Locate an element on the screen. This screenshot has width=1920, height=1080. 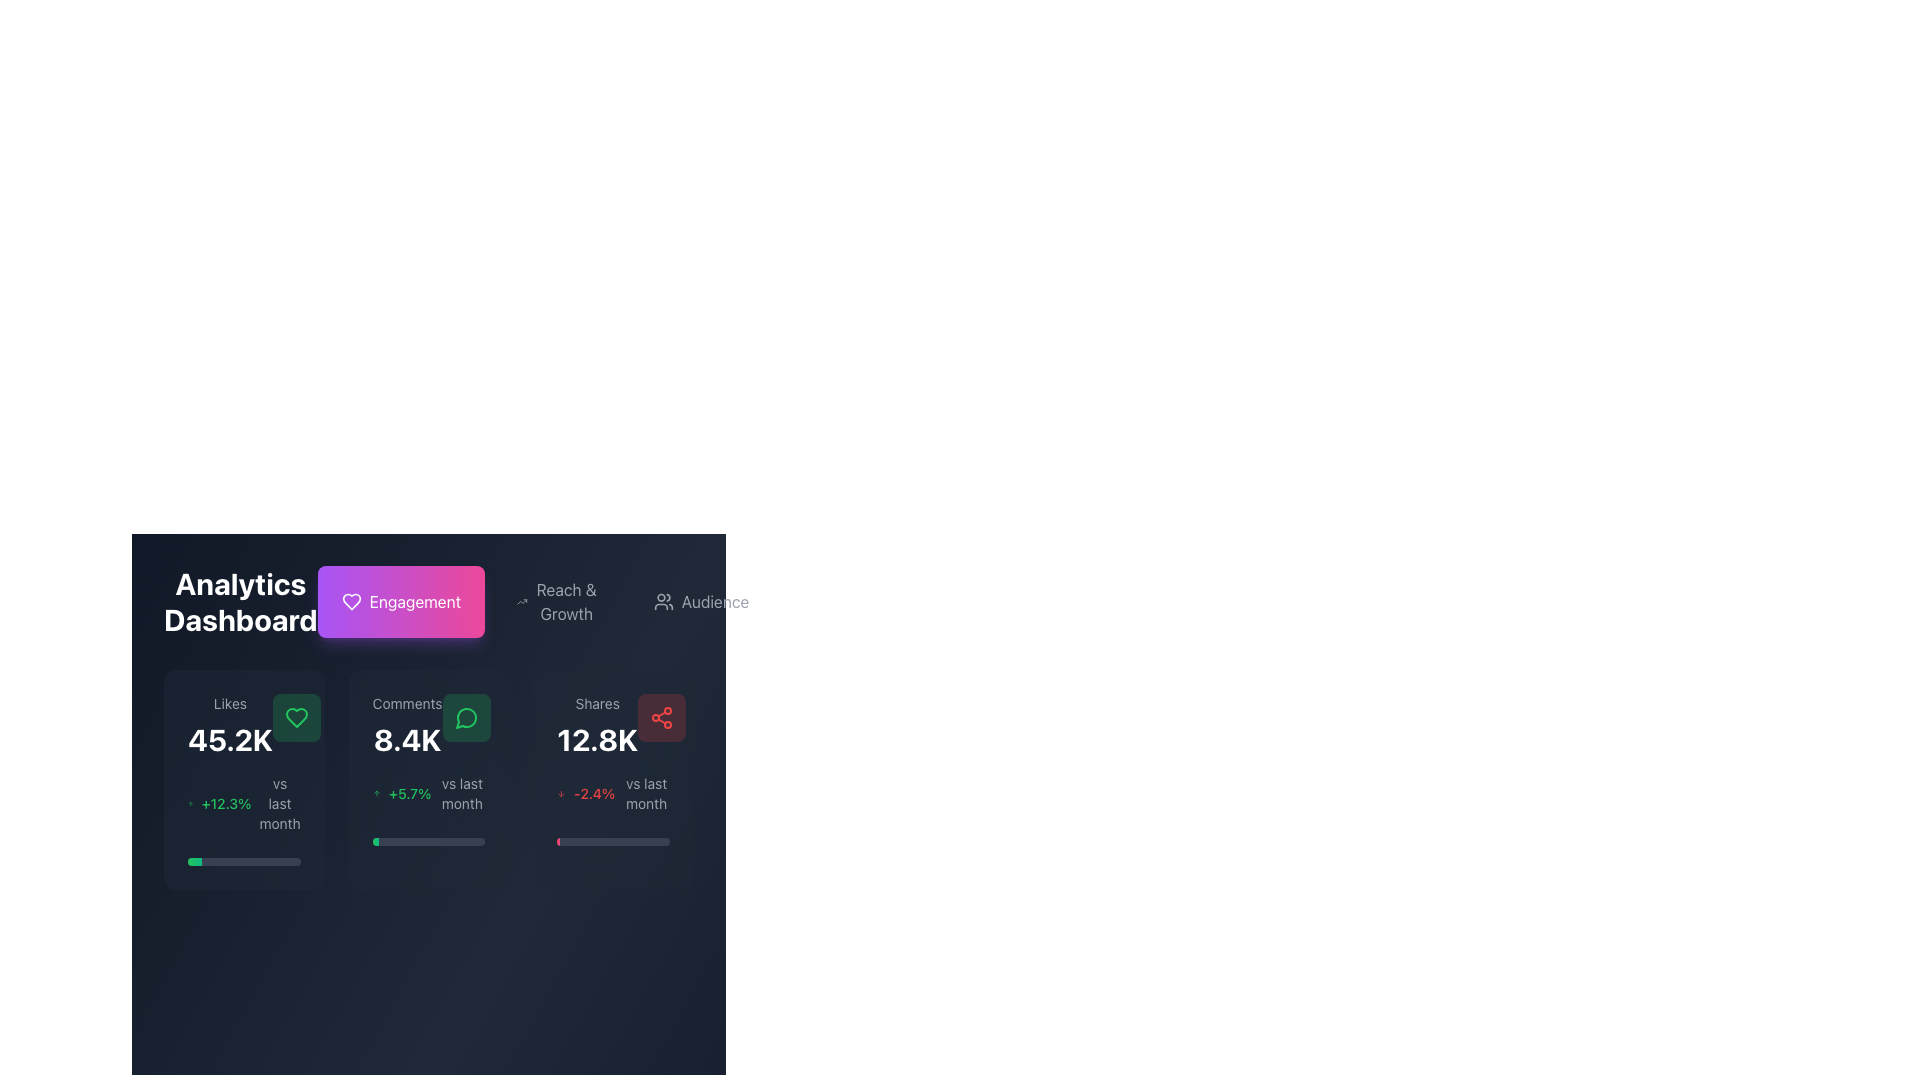
the static text display element that shows 'Comments' in small gray letters above '8.4K' in a large, bold, white font, which is part of a card-like section among other metrics is located at coordinates (406, 725).